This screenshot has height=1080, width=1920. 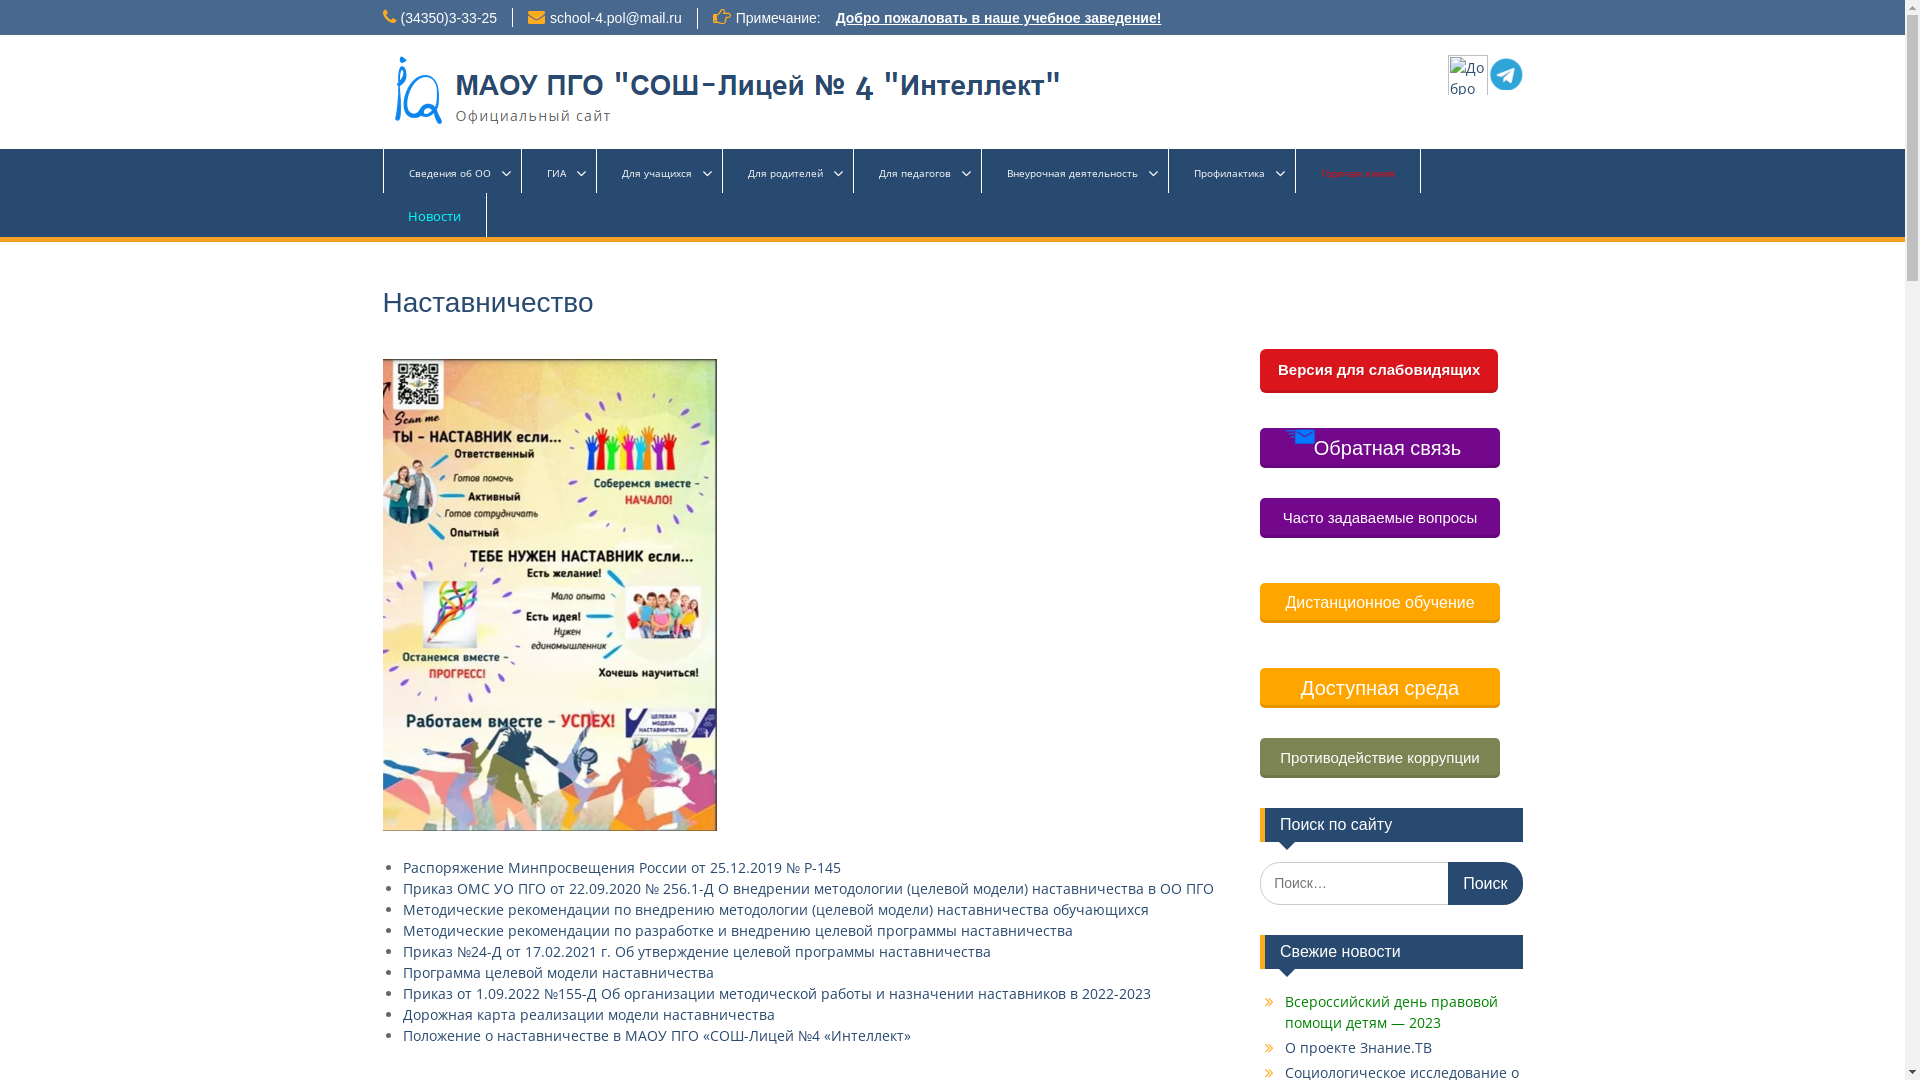 I want to click on '(34350)3-33-25', so click(x=447, y=18).